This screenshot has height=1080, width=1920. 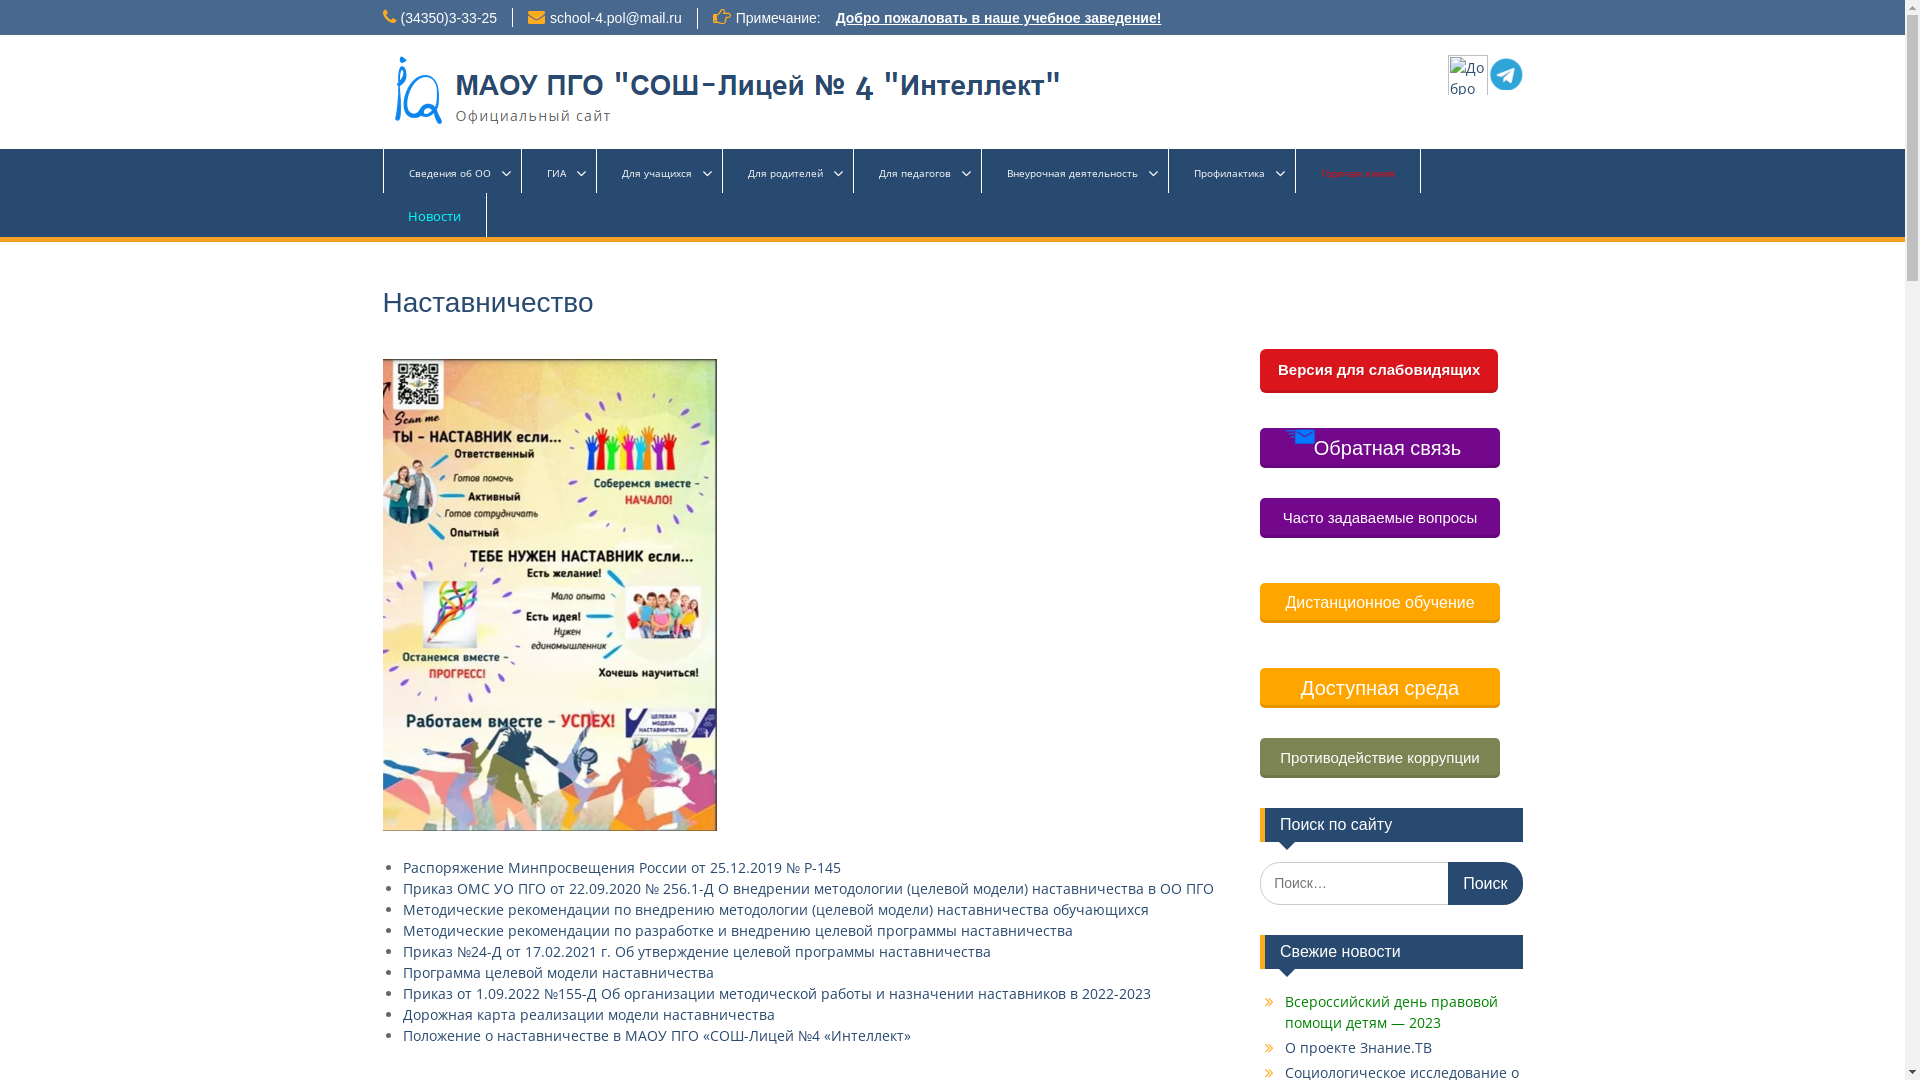 I want to click on '(34350)3-33-25', so click(x=447, y=18).